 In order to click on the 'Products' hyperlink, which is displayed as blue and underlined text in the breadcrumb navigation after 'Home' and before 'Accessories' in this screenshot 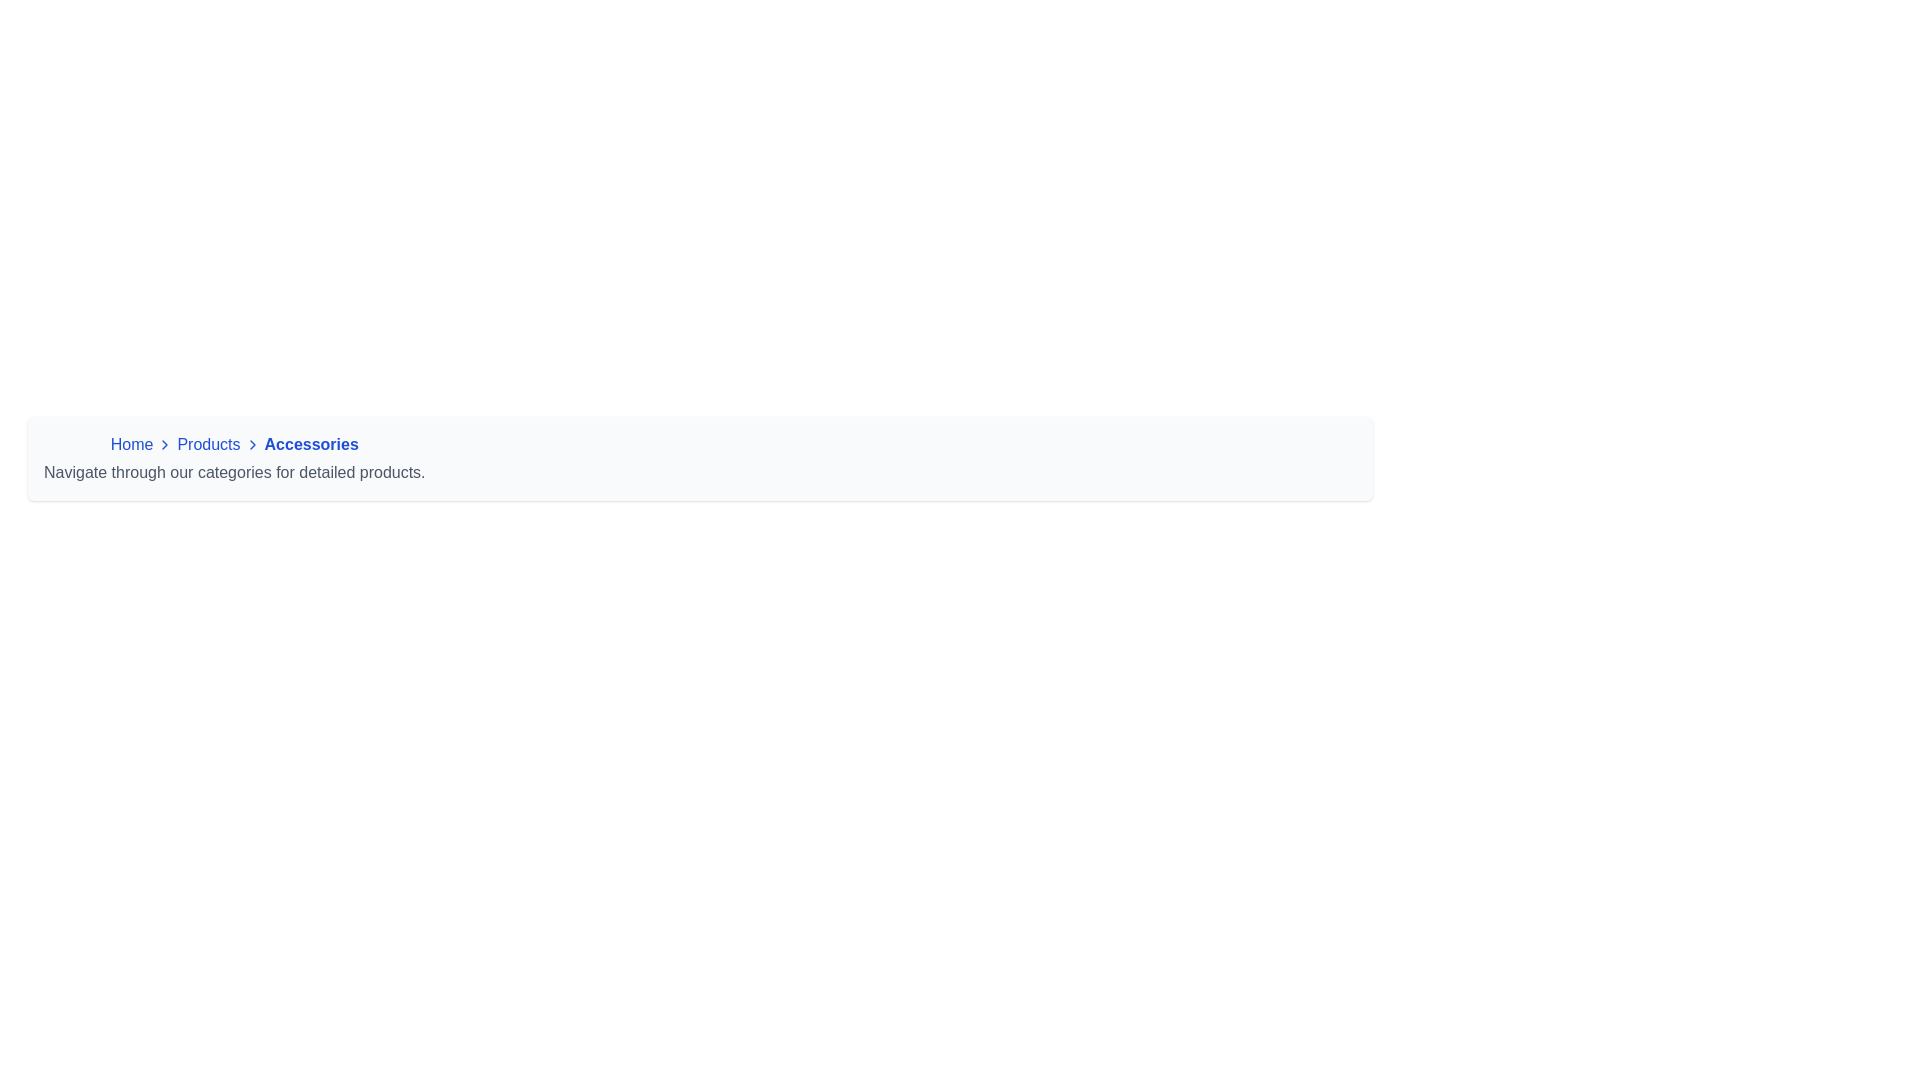, I will do `click(208, 443)`.